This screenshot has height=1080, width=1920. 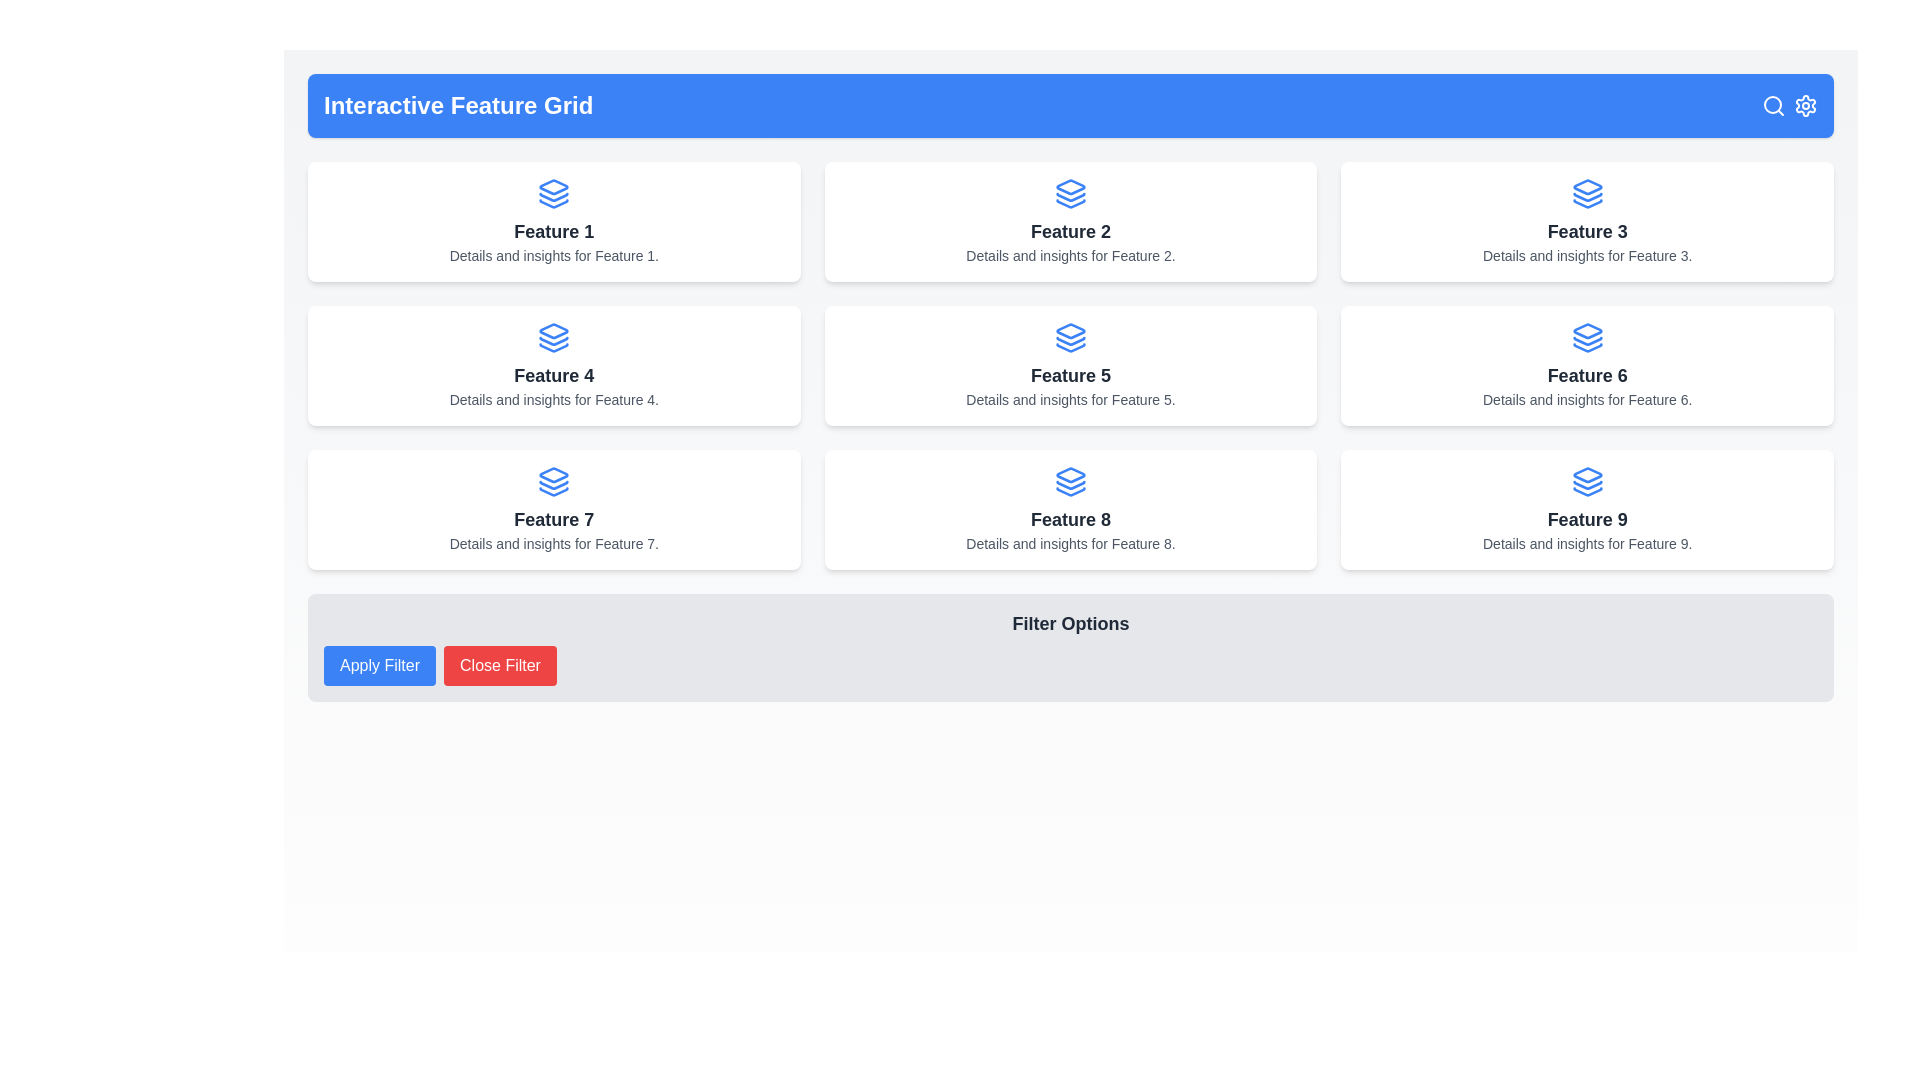 What do you see at coordinates (1586, 222) in the screenshot?
I see `the rightmost card labeled 'Feature 3' which has a blue icon resembling layered squares and a bold title in black` at bounding box center [1586, 222].